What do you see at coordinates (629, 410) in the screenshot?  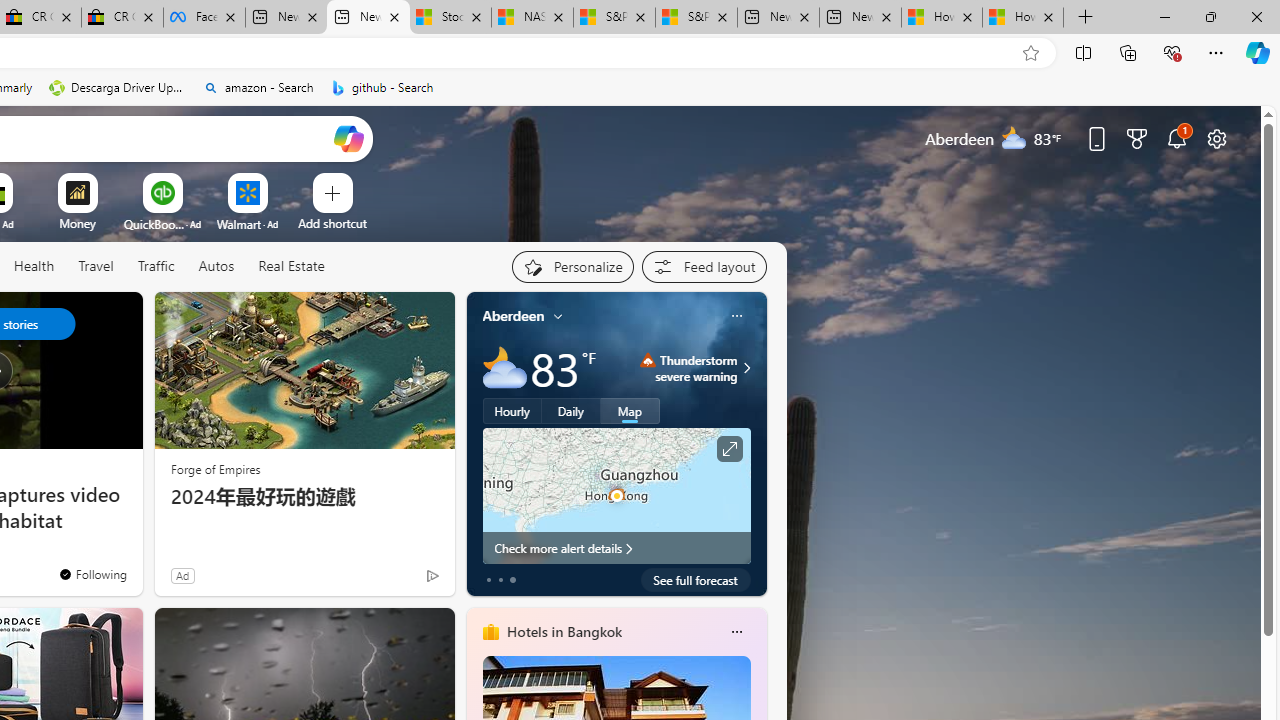 I see `'Map'` at bounding box center [629, 410].